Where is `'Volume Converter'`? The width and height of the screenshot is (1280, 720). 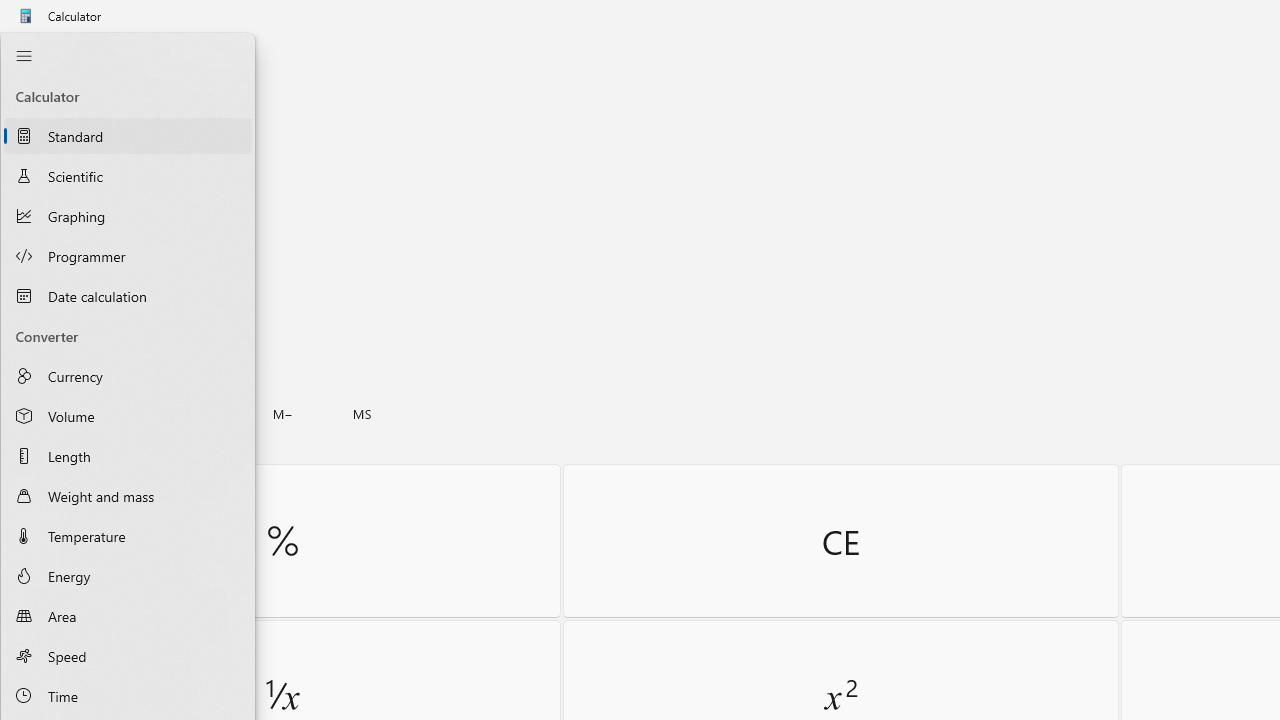
'Volume Converter' is located at coordinates (127, 415).